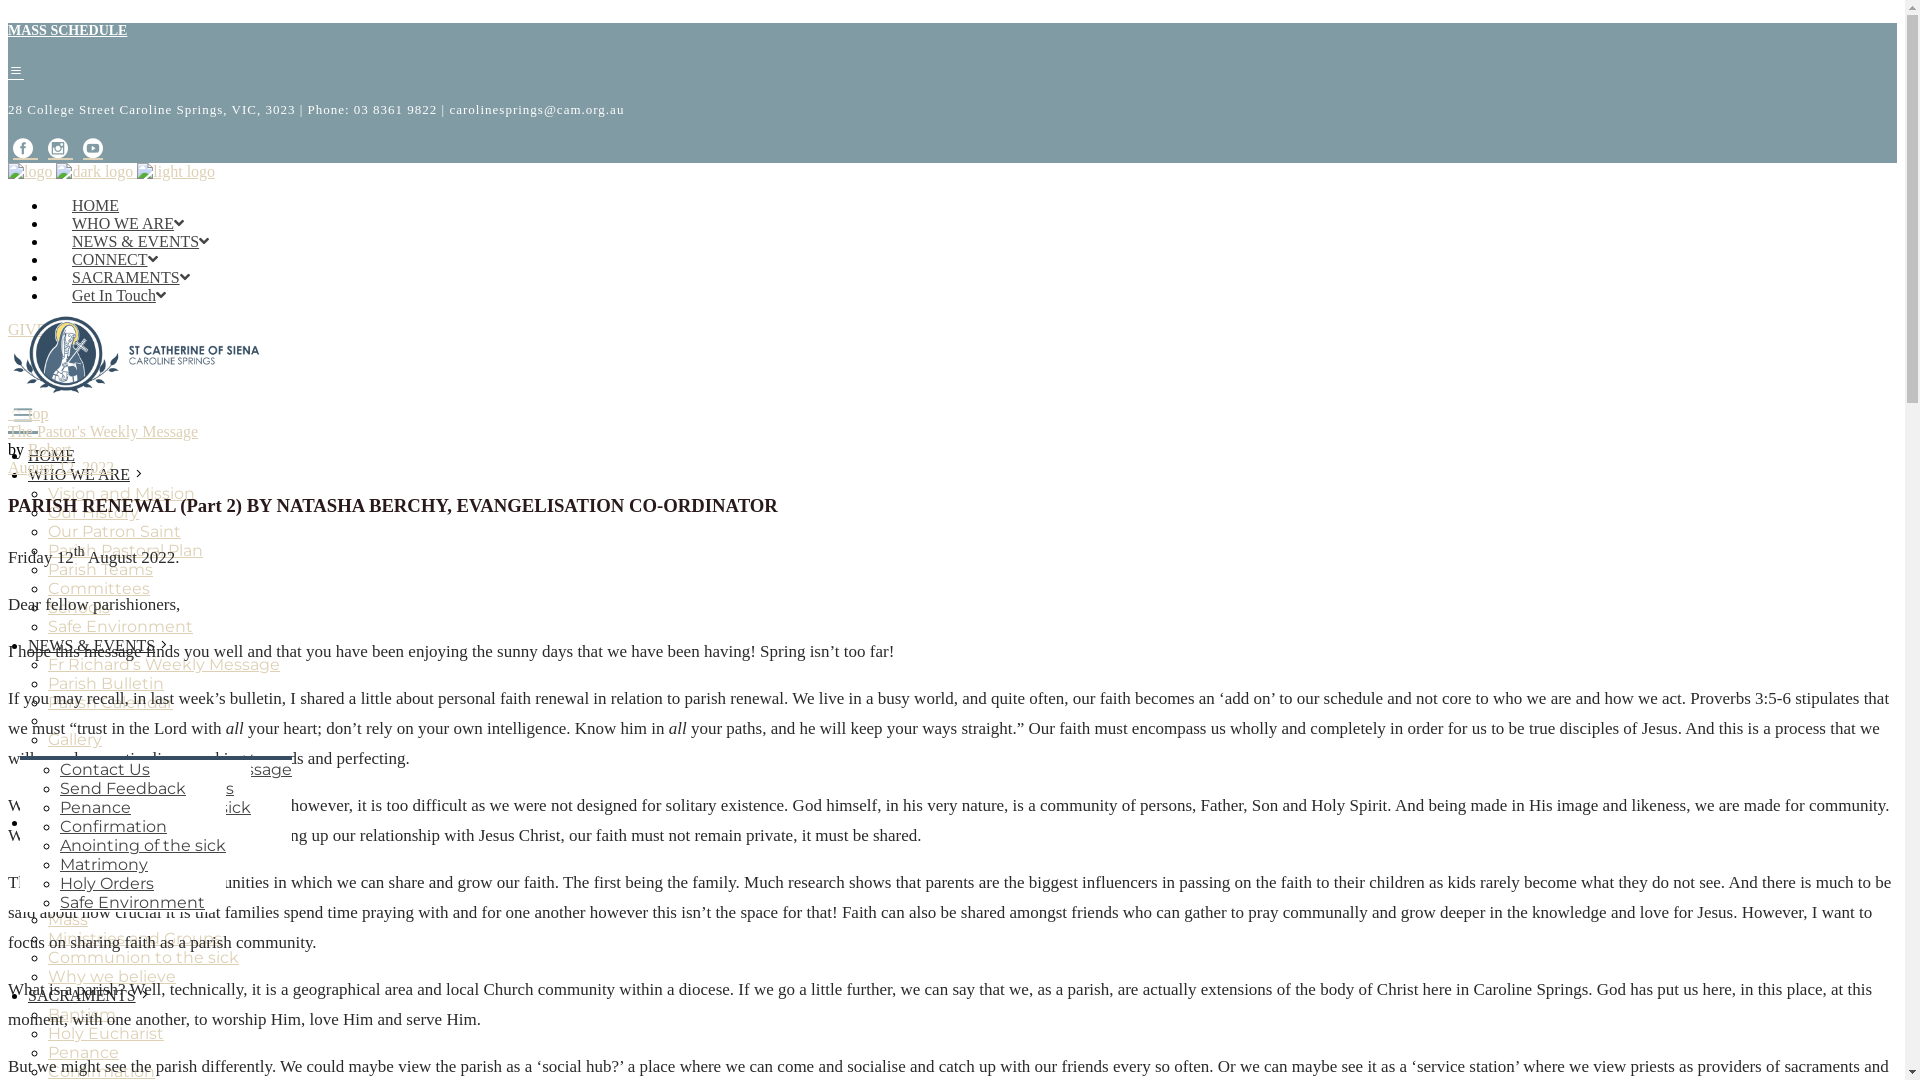 This screenshot has width=1920, height=1080. What do you see at coordinates (27, 328) in the screenshot?
I see `'GIVE'` at bounding box center [27, 328].